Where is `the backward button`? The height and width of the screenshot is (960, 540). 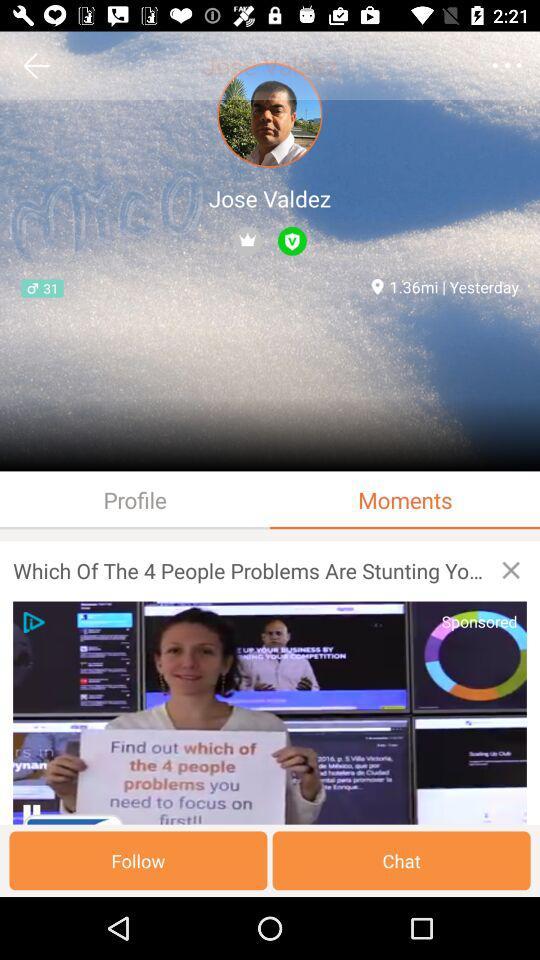
the backward button is located at coordinates (36, 65).